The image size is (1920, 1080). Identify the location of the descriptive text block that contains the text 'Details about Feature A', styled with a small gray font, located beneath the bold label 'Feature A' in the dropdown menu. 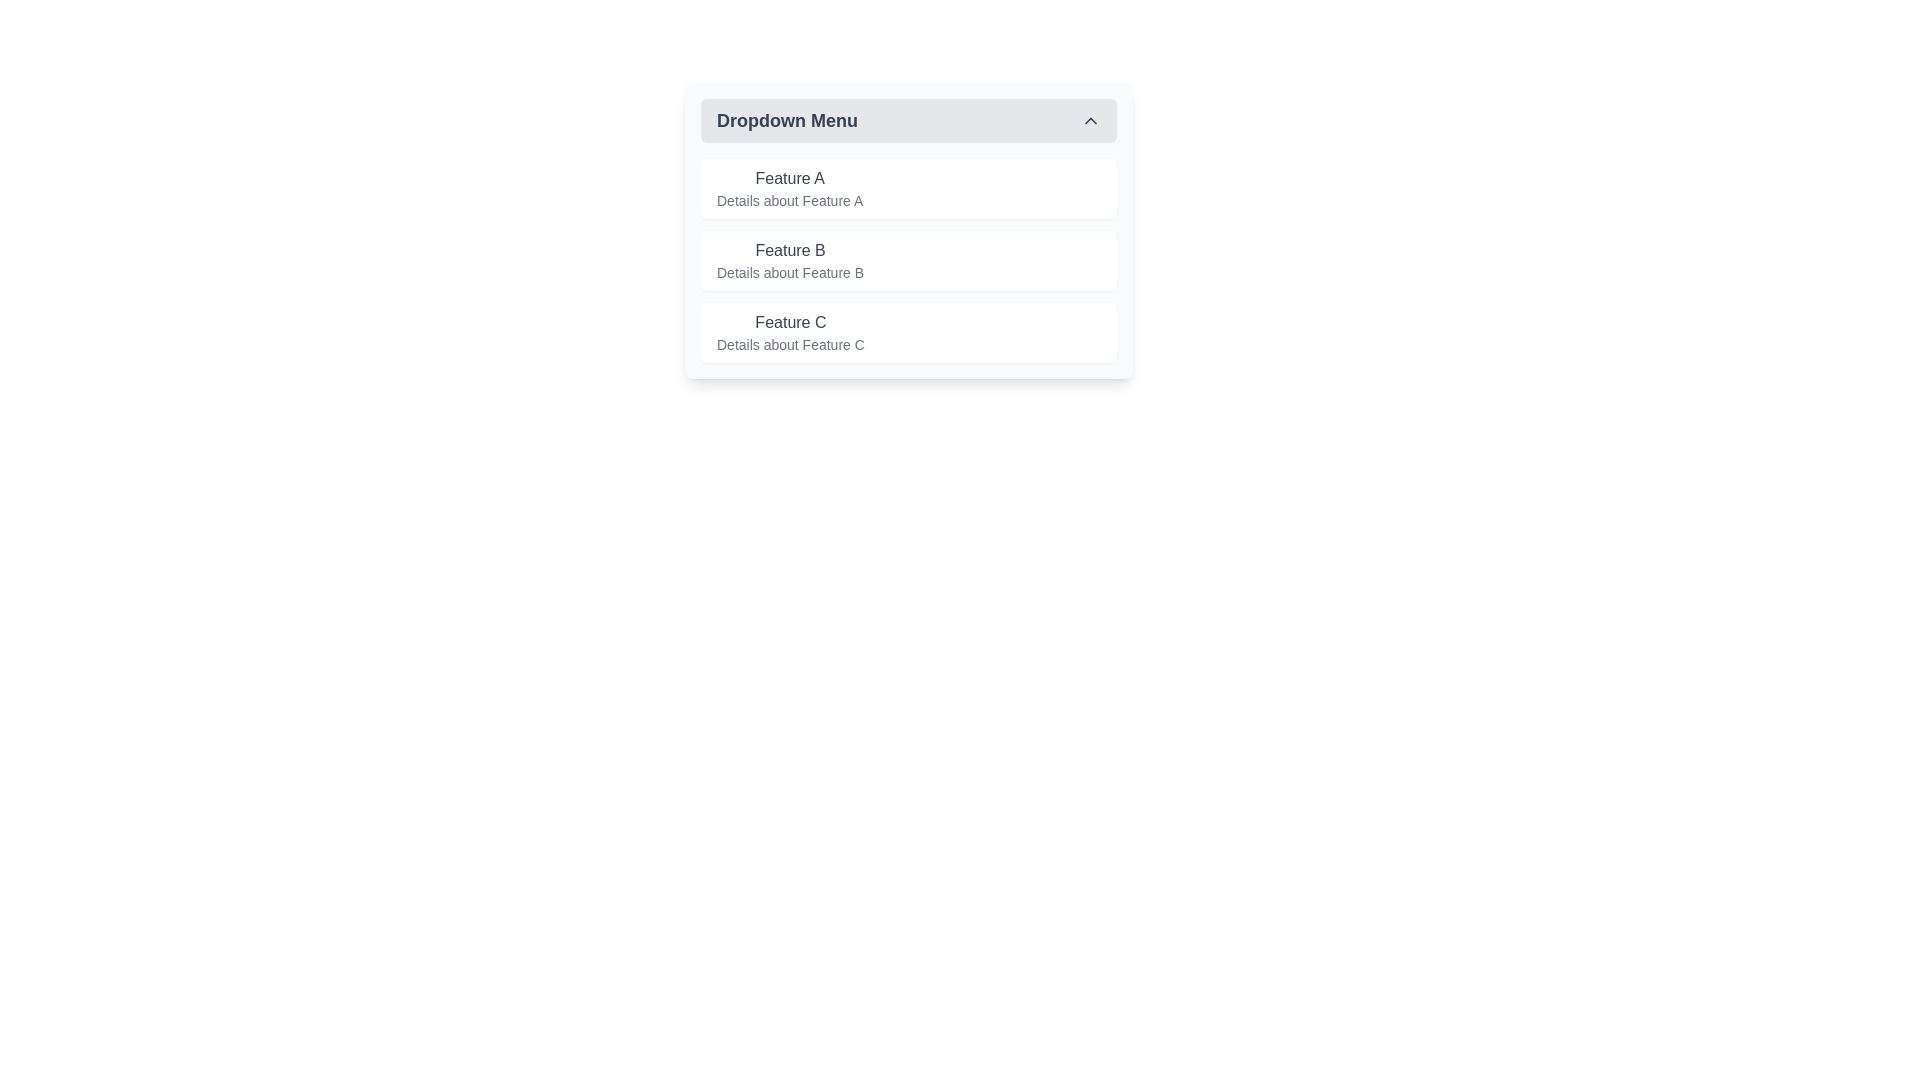
(789, 200).